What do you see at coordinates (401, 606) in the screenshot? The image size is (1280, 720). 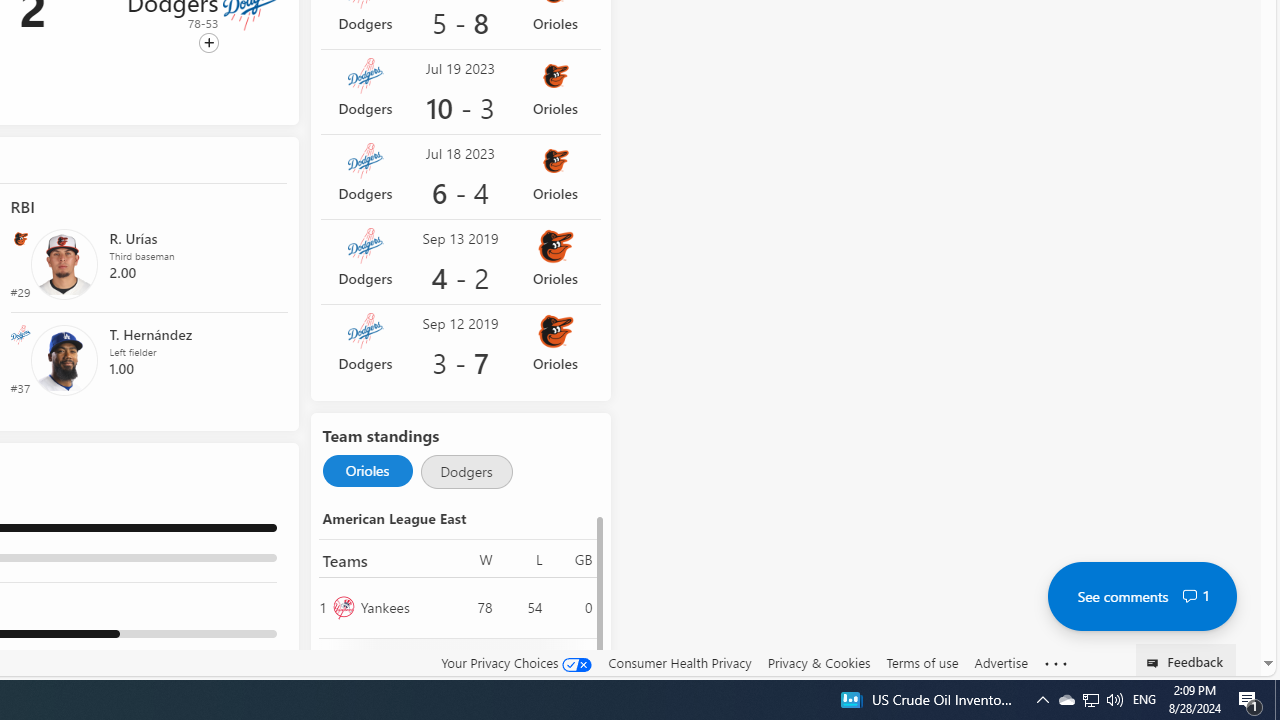 I see `'Yankees'` at bounding box center [401, 606].